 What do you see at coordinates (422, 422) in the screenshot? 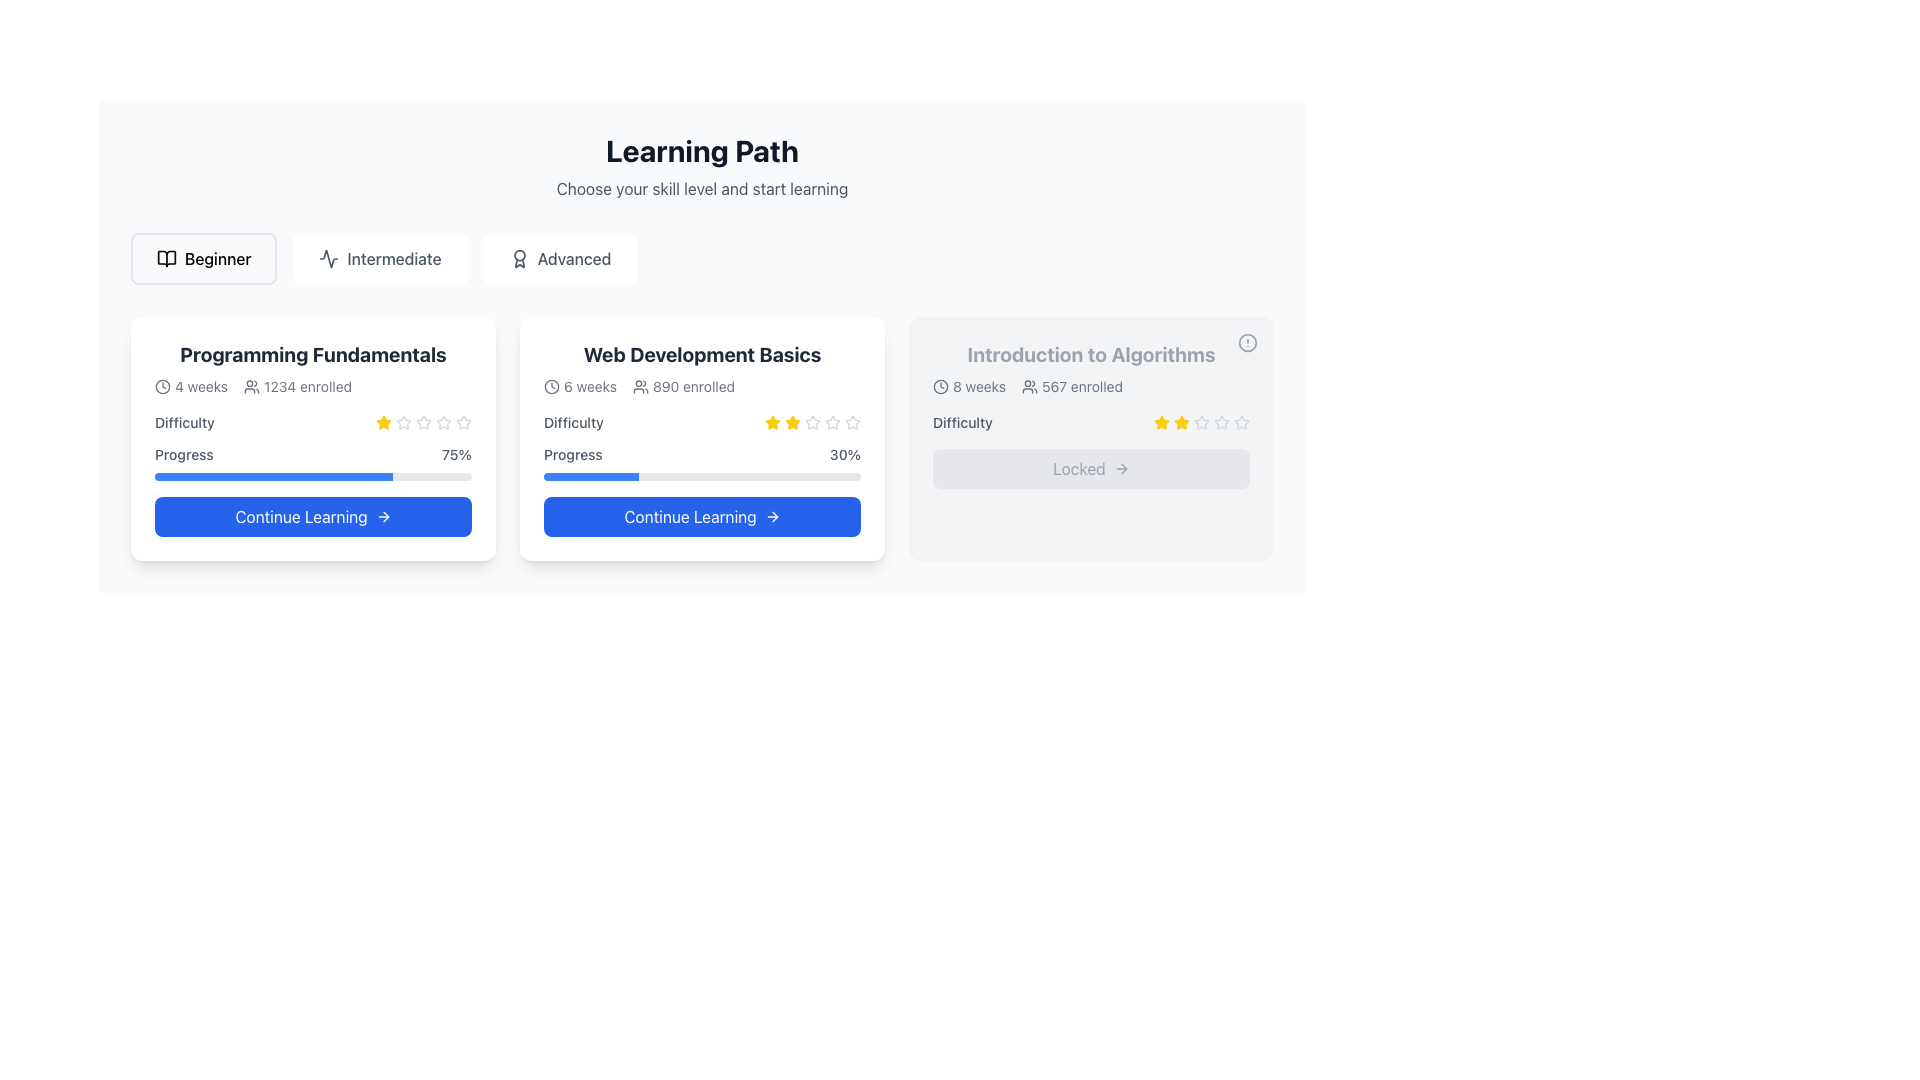
I see `the third star icon in the rating system under the 'Difficulty' label within the 'Programming Fundamentals' card` at bounding box center [422, 422].